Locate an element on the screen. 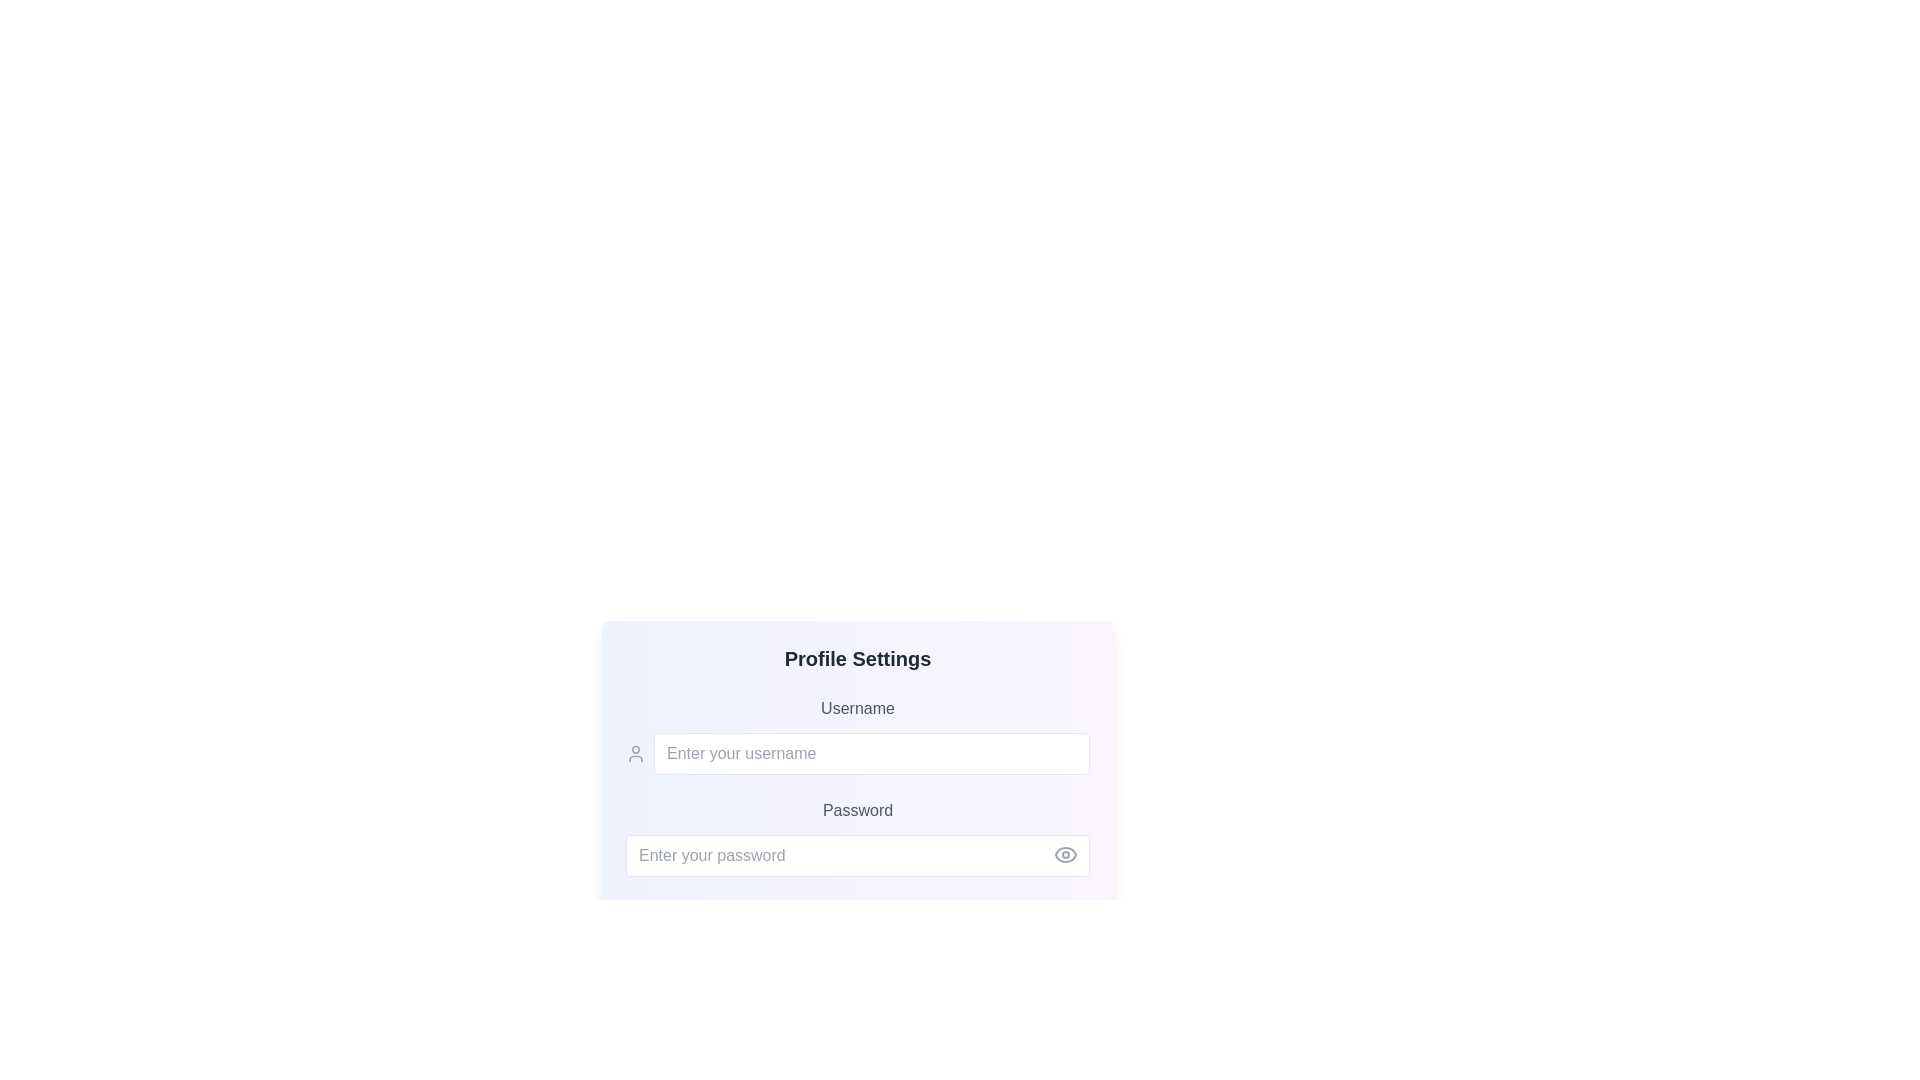  the 'Username' text label, which is styled with a medium-weight font and gray color, positioned directly above the username input field is located at coordinates (858, 708).